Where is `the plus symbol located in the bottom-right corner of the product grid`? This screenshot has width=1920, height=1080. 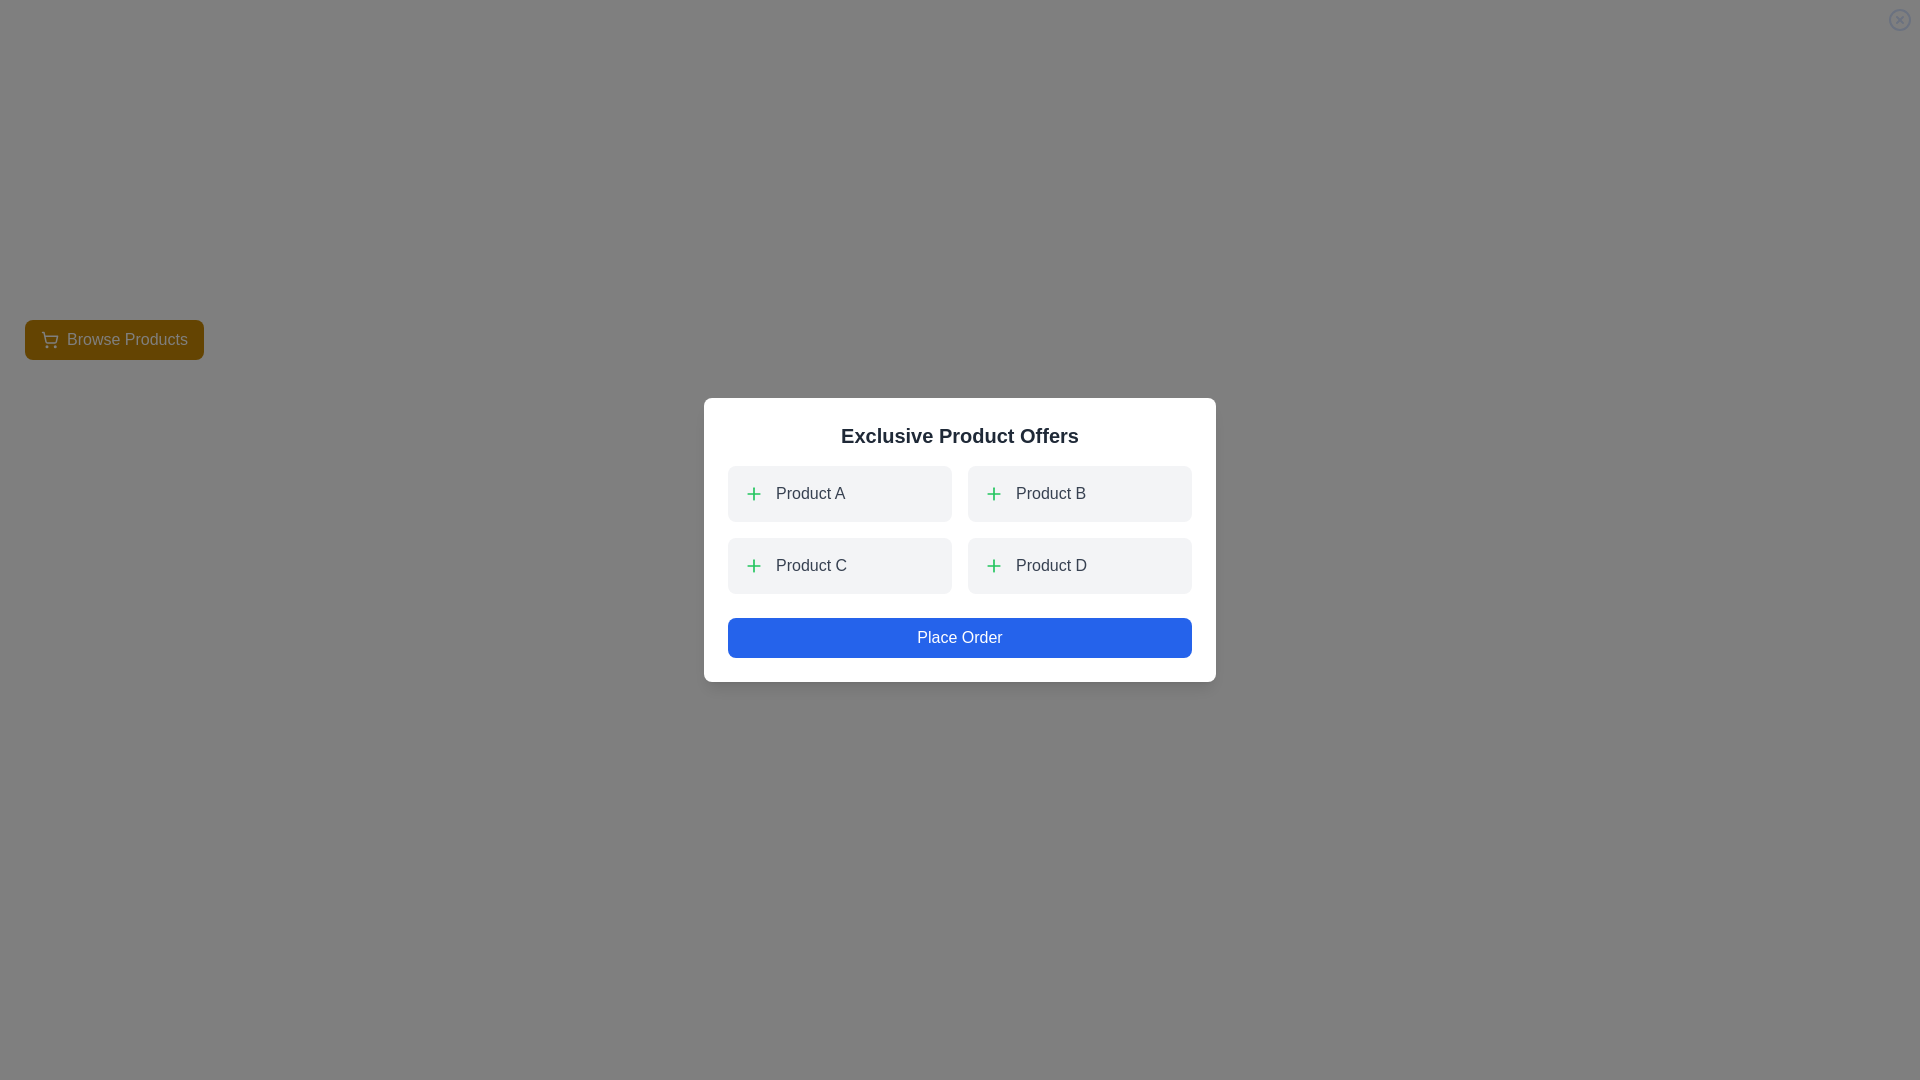 the plus symbol located in the bottom-right corner of the product grid is located at coordinates (1079, 566).